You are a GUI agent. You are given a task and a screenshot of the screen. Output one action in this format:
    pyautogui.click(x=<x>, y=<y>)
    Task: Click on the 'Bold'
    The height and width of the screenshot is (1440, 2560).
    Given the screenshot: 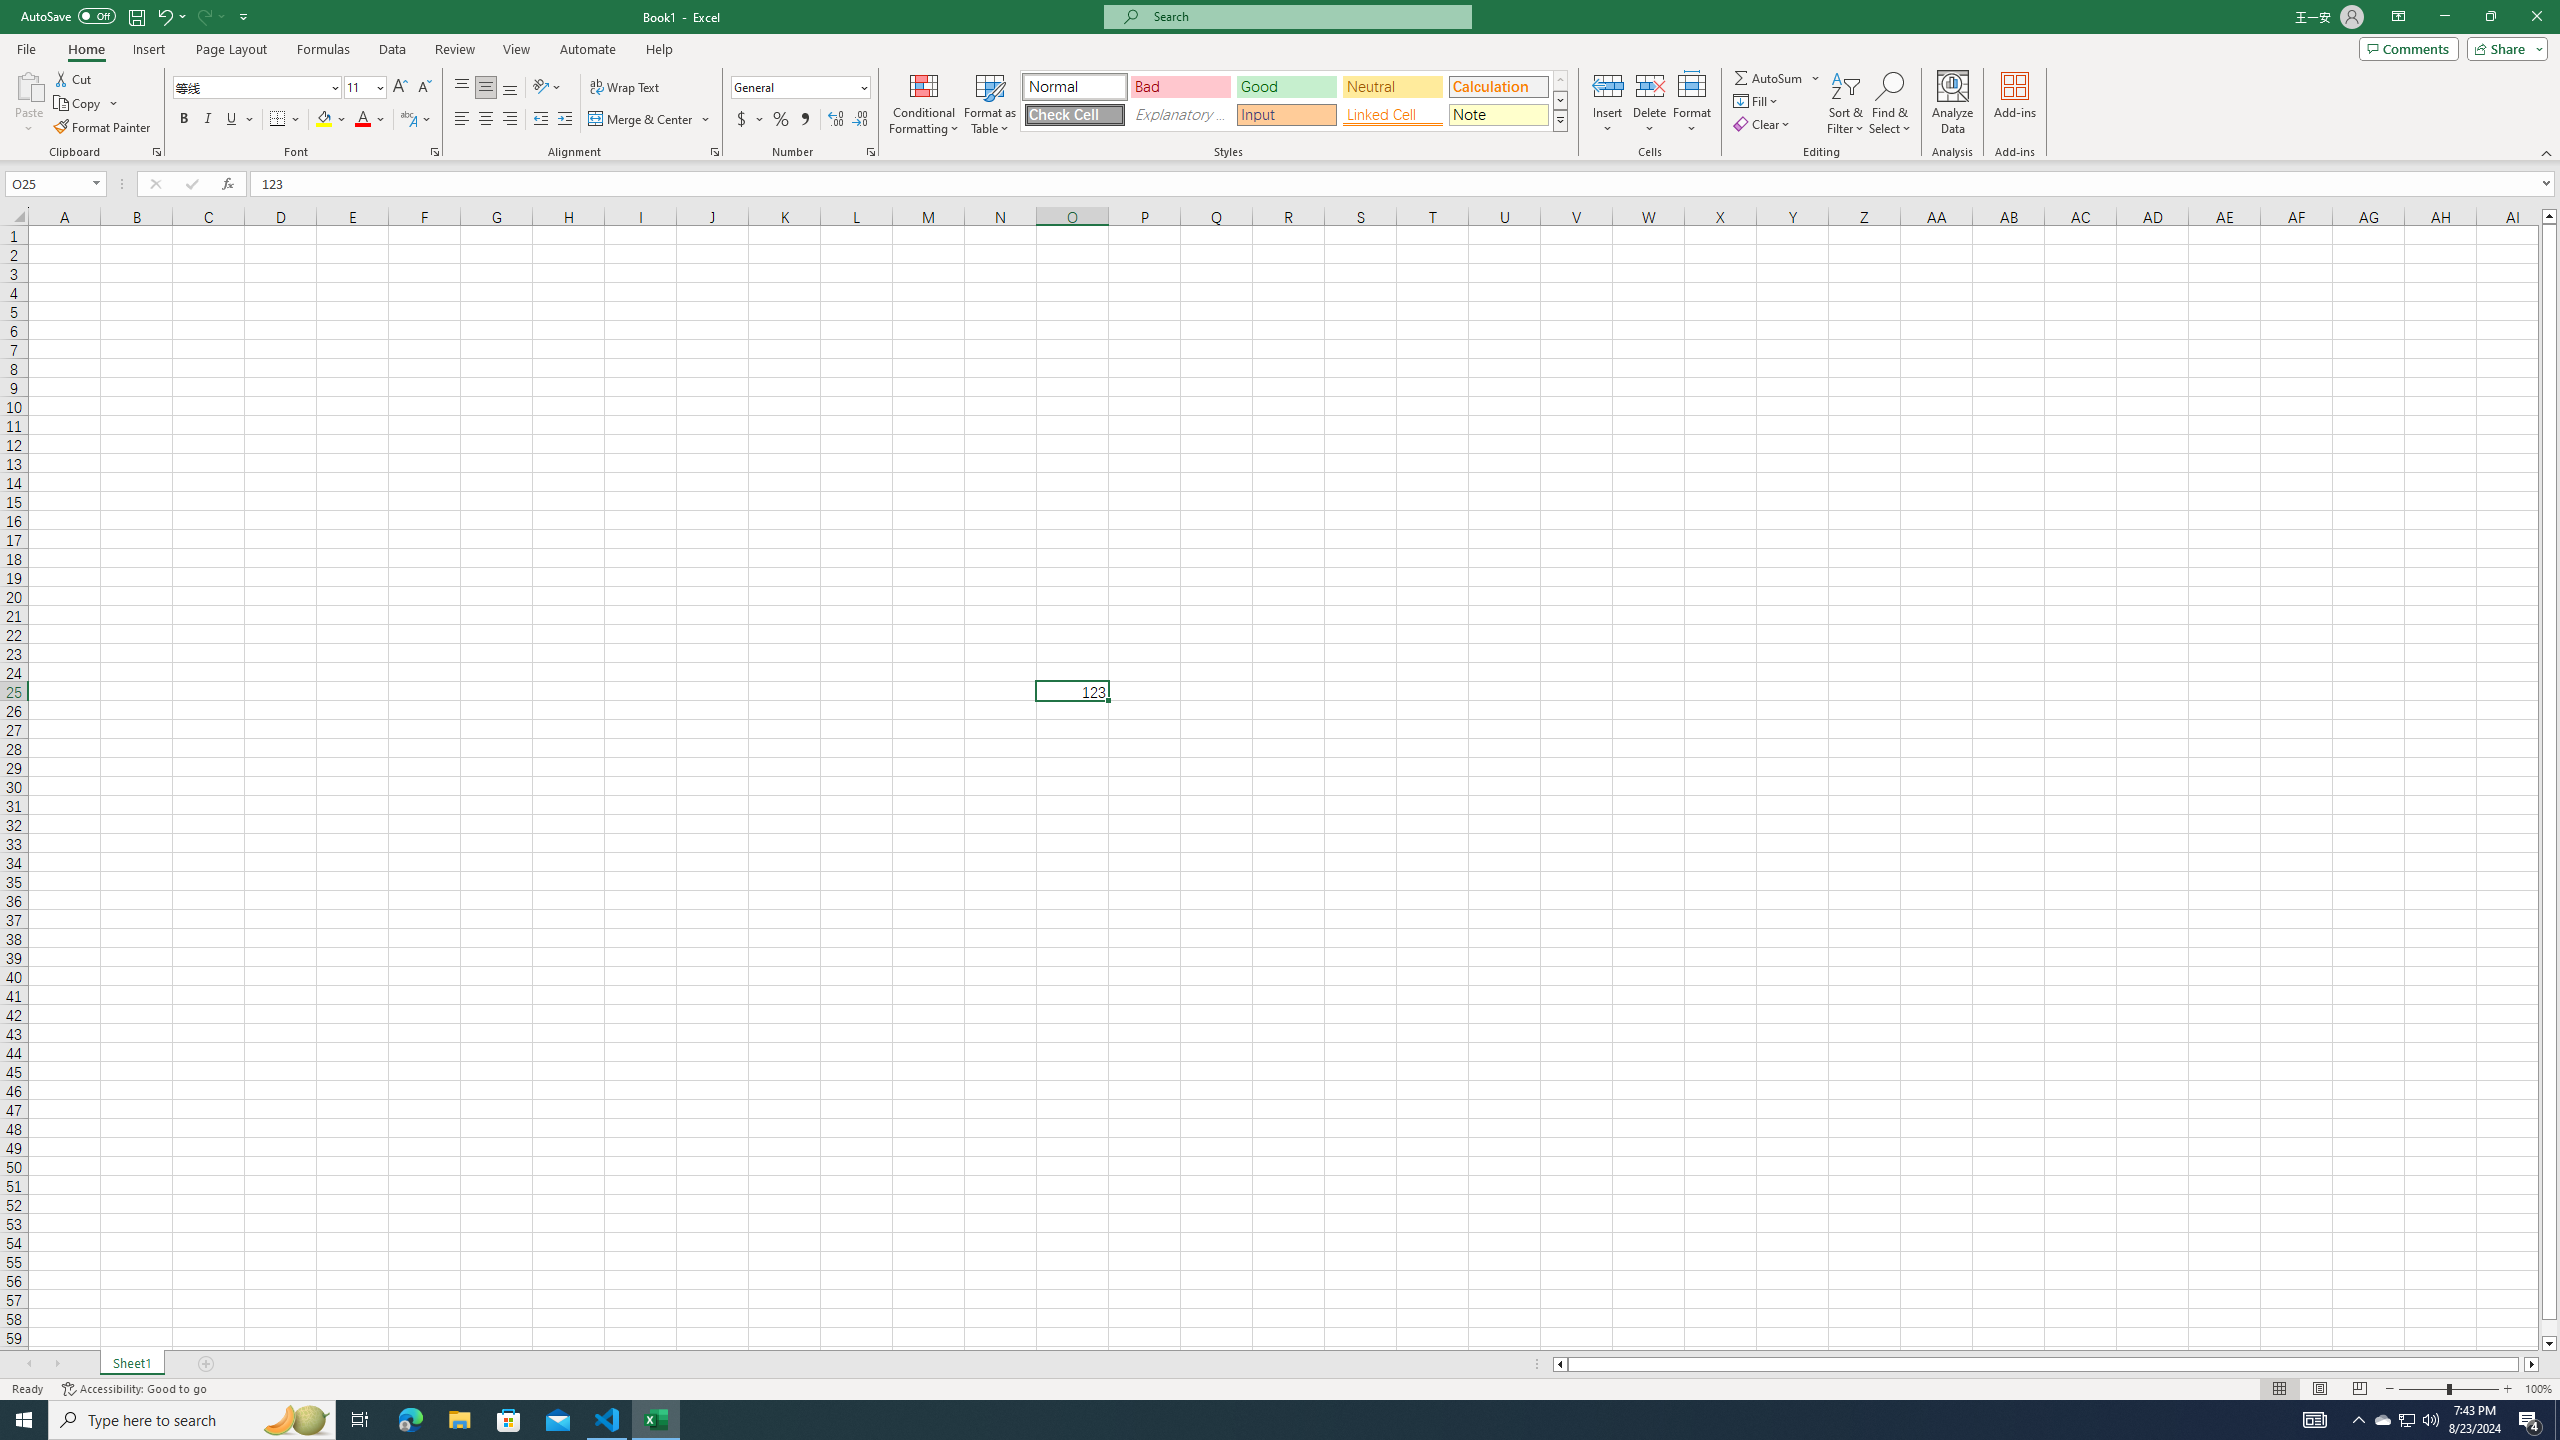 What is the action you would take?
    pyautogui.click(x=183, y=118)
    